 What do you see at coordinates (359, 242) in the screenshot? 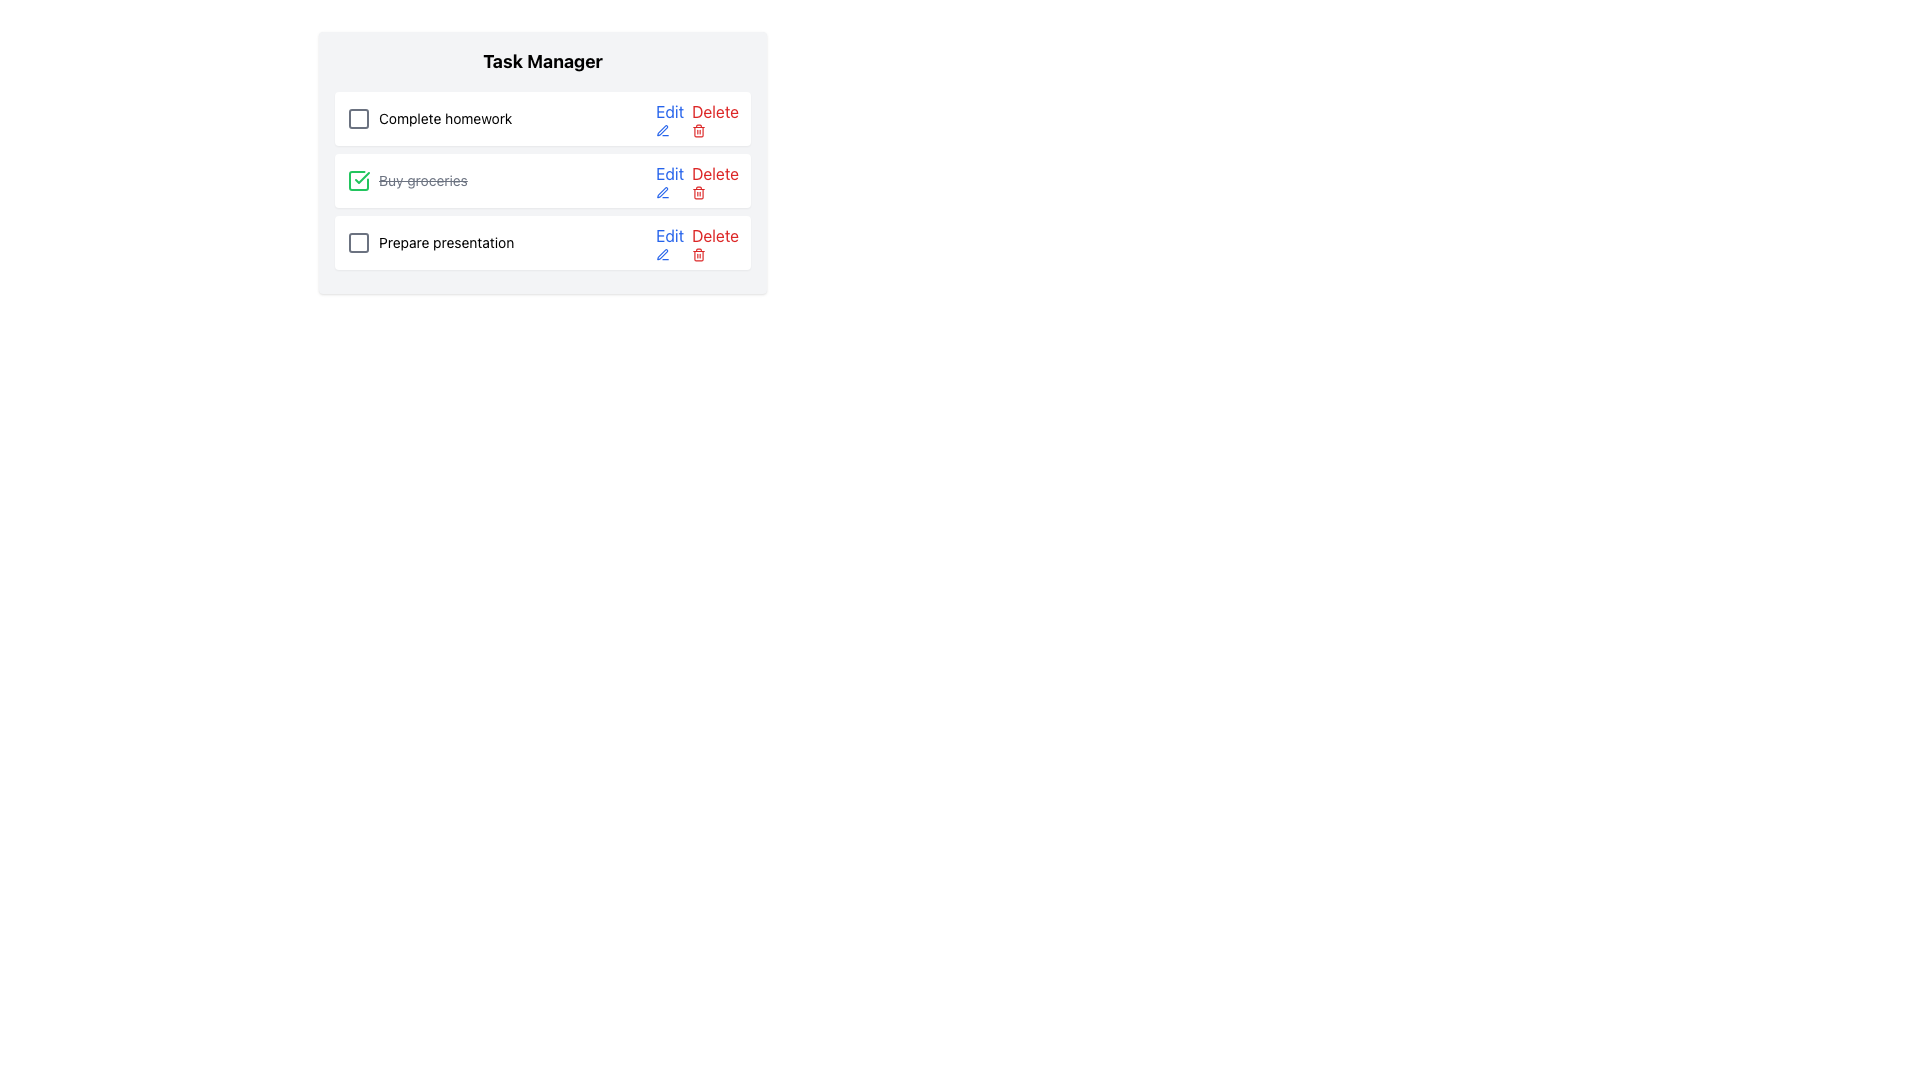
I see `the small, square-shaped checkbox located at the beginning of the 'Prepare presentation' row, which is adjacent to the text label` at bounding box center [359, 242].